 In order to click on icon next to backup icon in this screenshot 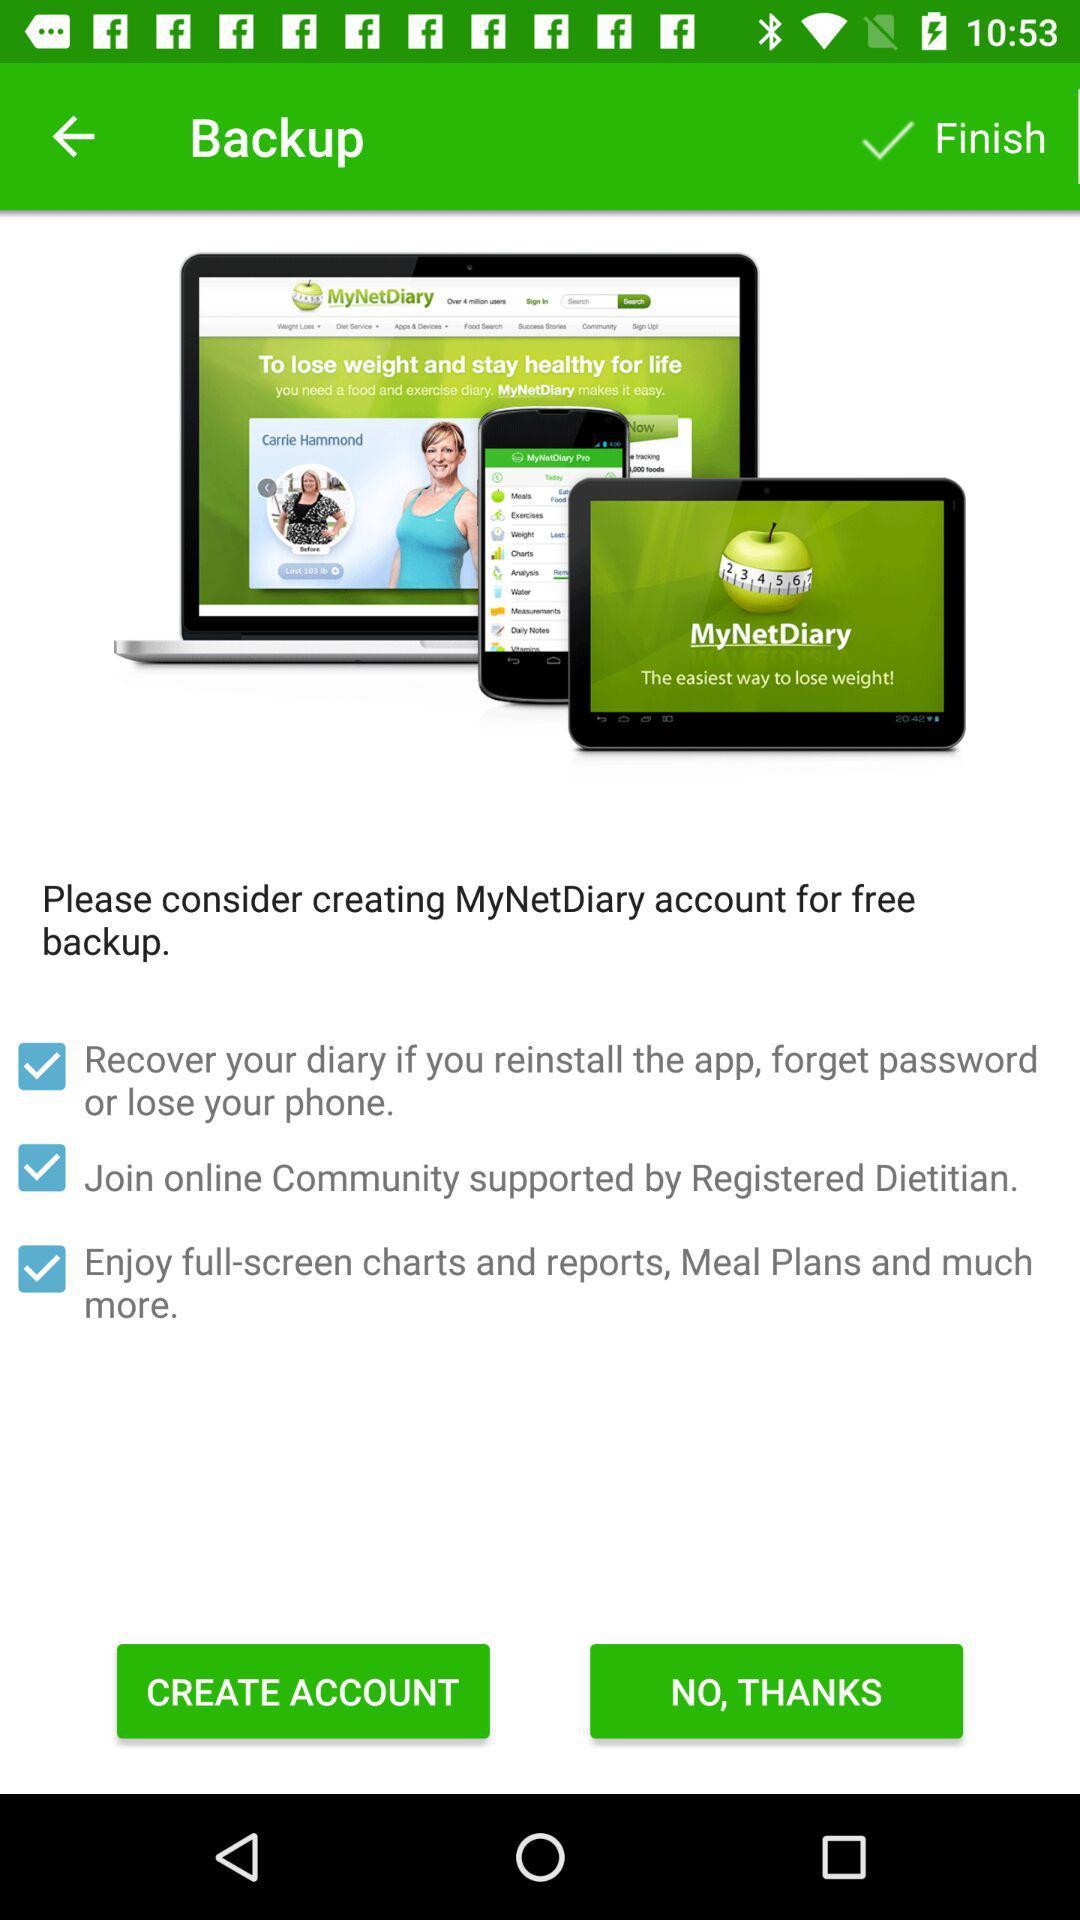, I will do `click(72, 135)`.